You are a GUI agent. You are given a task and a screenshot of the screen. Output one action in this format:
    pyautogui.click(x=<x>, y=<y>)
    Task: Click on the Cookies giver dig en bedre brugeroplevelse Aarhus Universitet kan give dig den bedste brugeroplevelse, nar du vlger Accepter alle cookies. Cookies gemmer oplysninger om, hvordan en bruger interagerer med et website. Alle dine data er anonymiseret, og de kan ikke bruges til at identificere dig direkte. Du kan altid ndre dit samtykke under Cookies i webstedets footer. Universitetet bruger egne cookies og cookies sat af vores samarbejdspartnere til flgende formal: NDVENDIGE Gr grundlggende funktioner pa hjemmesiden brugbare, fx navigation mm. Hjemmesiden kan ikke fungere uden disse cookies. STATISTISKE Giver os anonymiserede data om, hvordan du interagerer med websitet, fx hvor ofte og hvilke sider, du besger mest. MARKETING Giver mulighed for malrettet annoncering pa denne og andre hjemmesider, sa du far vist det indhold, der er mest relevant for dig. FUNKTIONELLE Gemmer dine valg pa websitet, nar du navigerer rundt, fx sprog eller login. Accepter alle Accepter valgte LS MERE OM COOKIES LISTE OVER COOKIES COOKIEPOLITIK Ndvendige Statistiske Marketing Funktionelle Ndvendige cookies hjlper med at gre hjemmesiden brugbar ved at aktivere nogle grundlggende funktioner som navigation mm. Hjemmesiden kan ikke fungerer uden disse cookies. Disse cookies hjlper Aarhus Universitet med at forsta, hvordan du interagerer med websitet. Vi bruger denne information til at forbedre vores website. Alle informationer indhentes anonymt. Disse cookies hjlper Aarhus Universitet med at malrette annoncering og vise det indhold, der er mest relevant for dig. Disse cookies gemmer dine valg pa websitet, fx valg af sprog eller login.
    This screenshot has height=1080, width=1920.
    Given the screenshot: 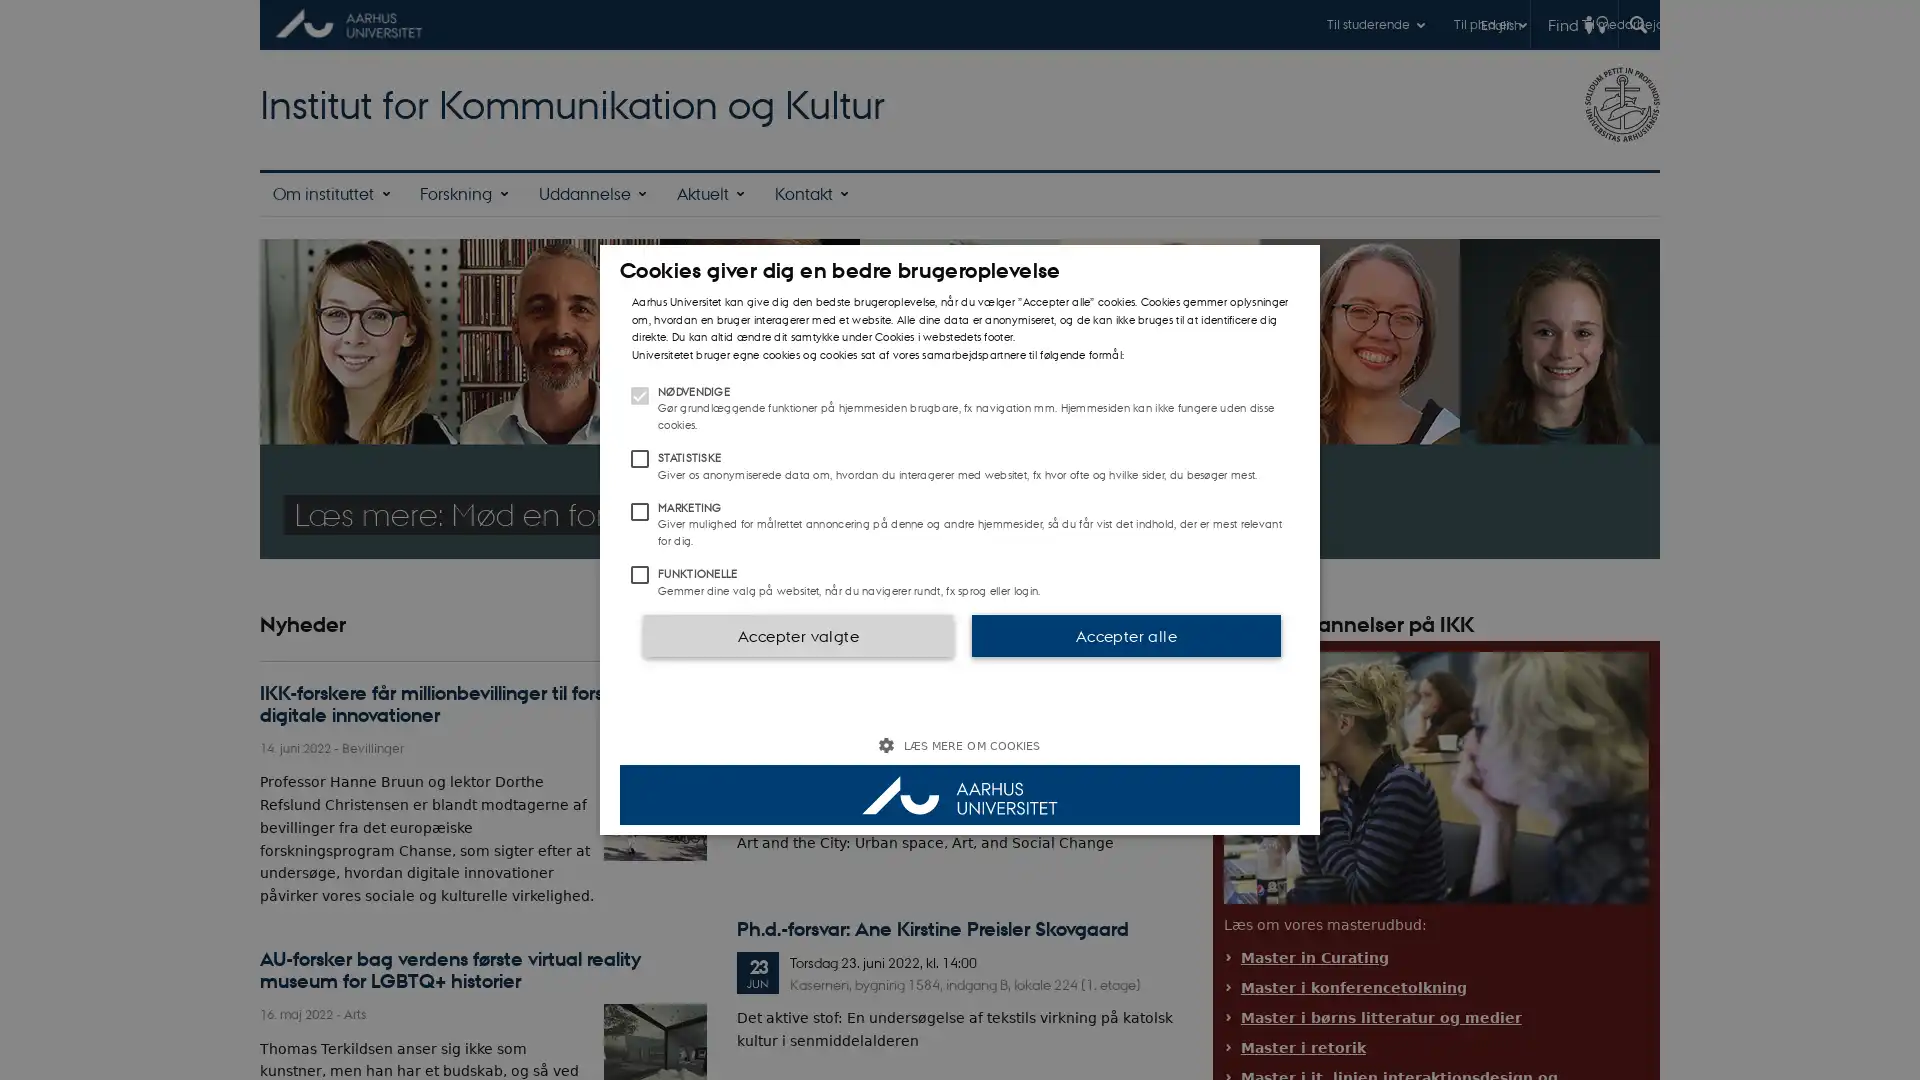 What is the action you would take?
    pyautogui.click(x=960, y=540)
    